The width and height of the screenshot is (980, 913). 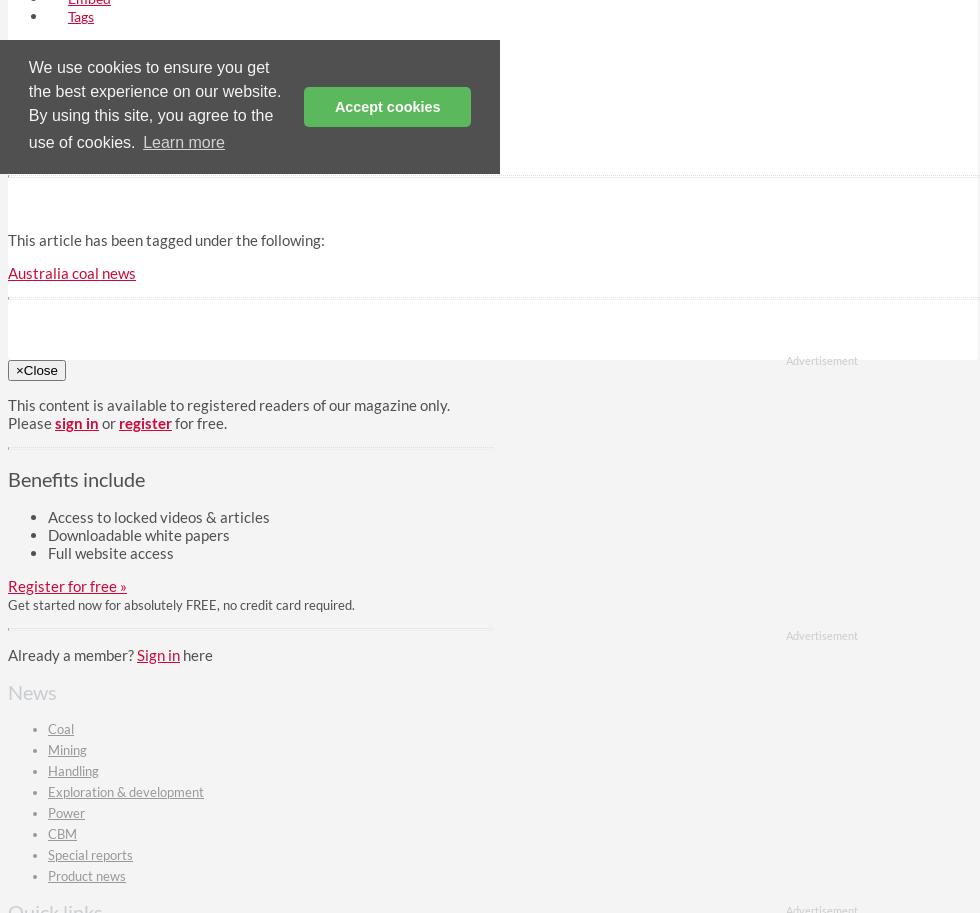 What do you see at coordinates (72, 272) in the screenshot?
I see `'Australia coal news'` at bounding box center [72, 272].